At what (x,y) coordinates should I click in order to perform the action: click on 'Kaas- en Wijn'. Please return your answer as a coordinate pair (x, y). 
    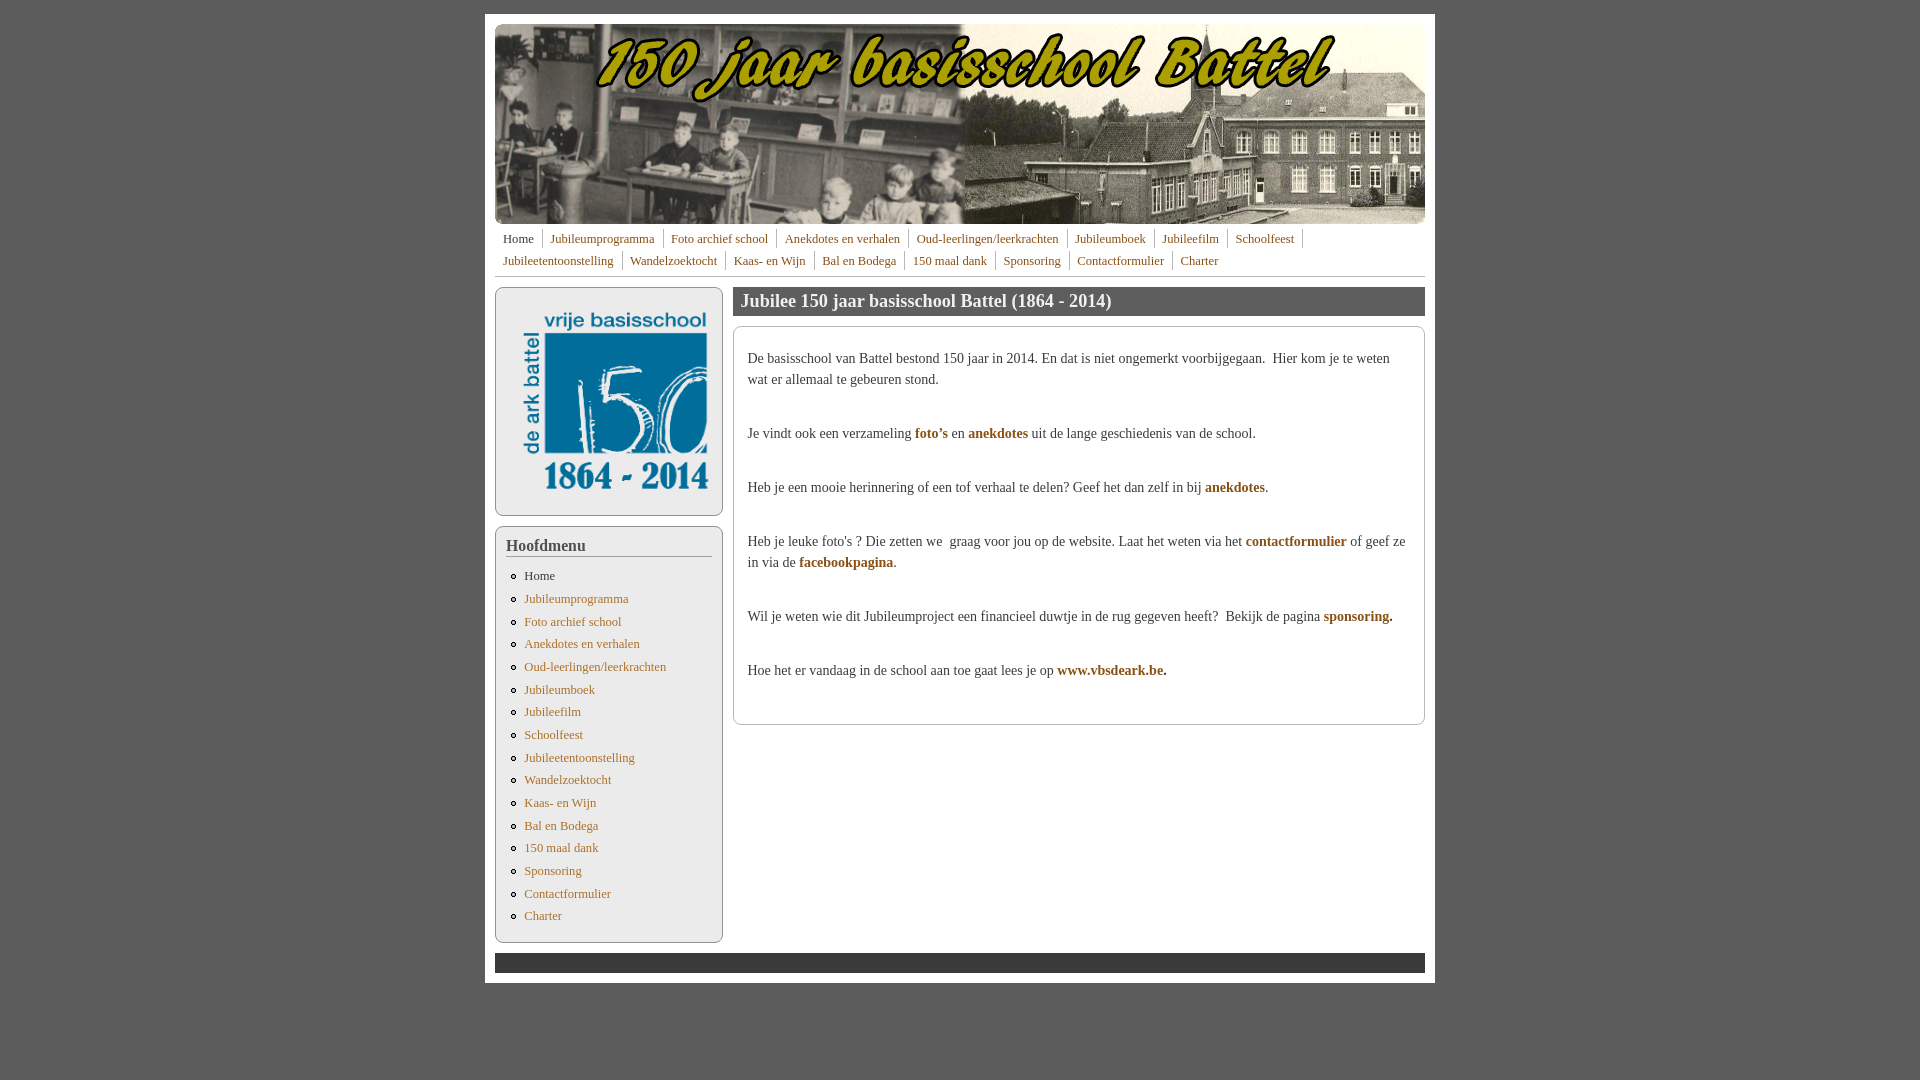
    Looking at the image, I should click on (768, 260).